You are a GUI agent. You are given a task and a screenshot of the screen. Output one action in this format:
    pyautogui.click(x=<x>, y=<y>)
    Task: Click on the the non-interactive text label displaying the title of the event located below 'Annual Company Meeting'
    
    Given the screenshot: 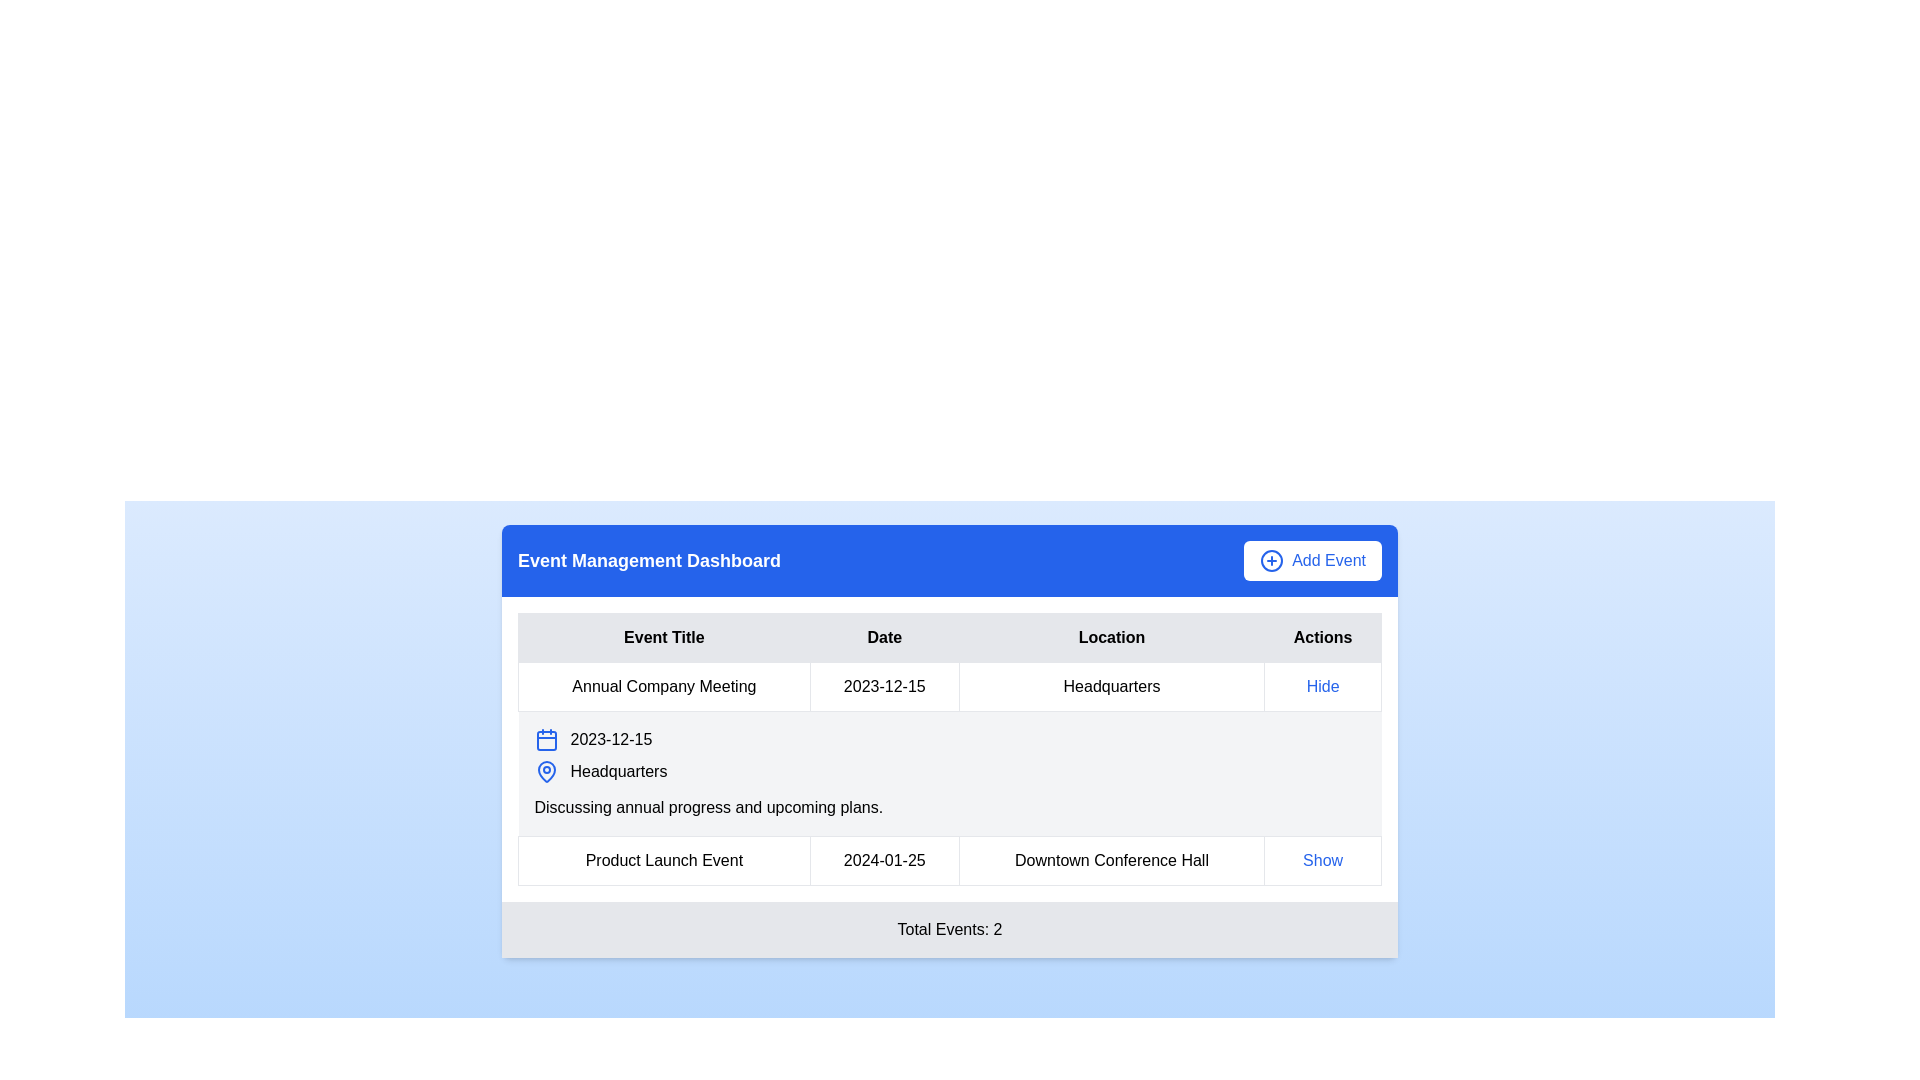 What is the action you would take?
    pyautogui.click(x=664, y=859)
    